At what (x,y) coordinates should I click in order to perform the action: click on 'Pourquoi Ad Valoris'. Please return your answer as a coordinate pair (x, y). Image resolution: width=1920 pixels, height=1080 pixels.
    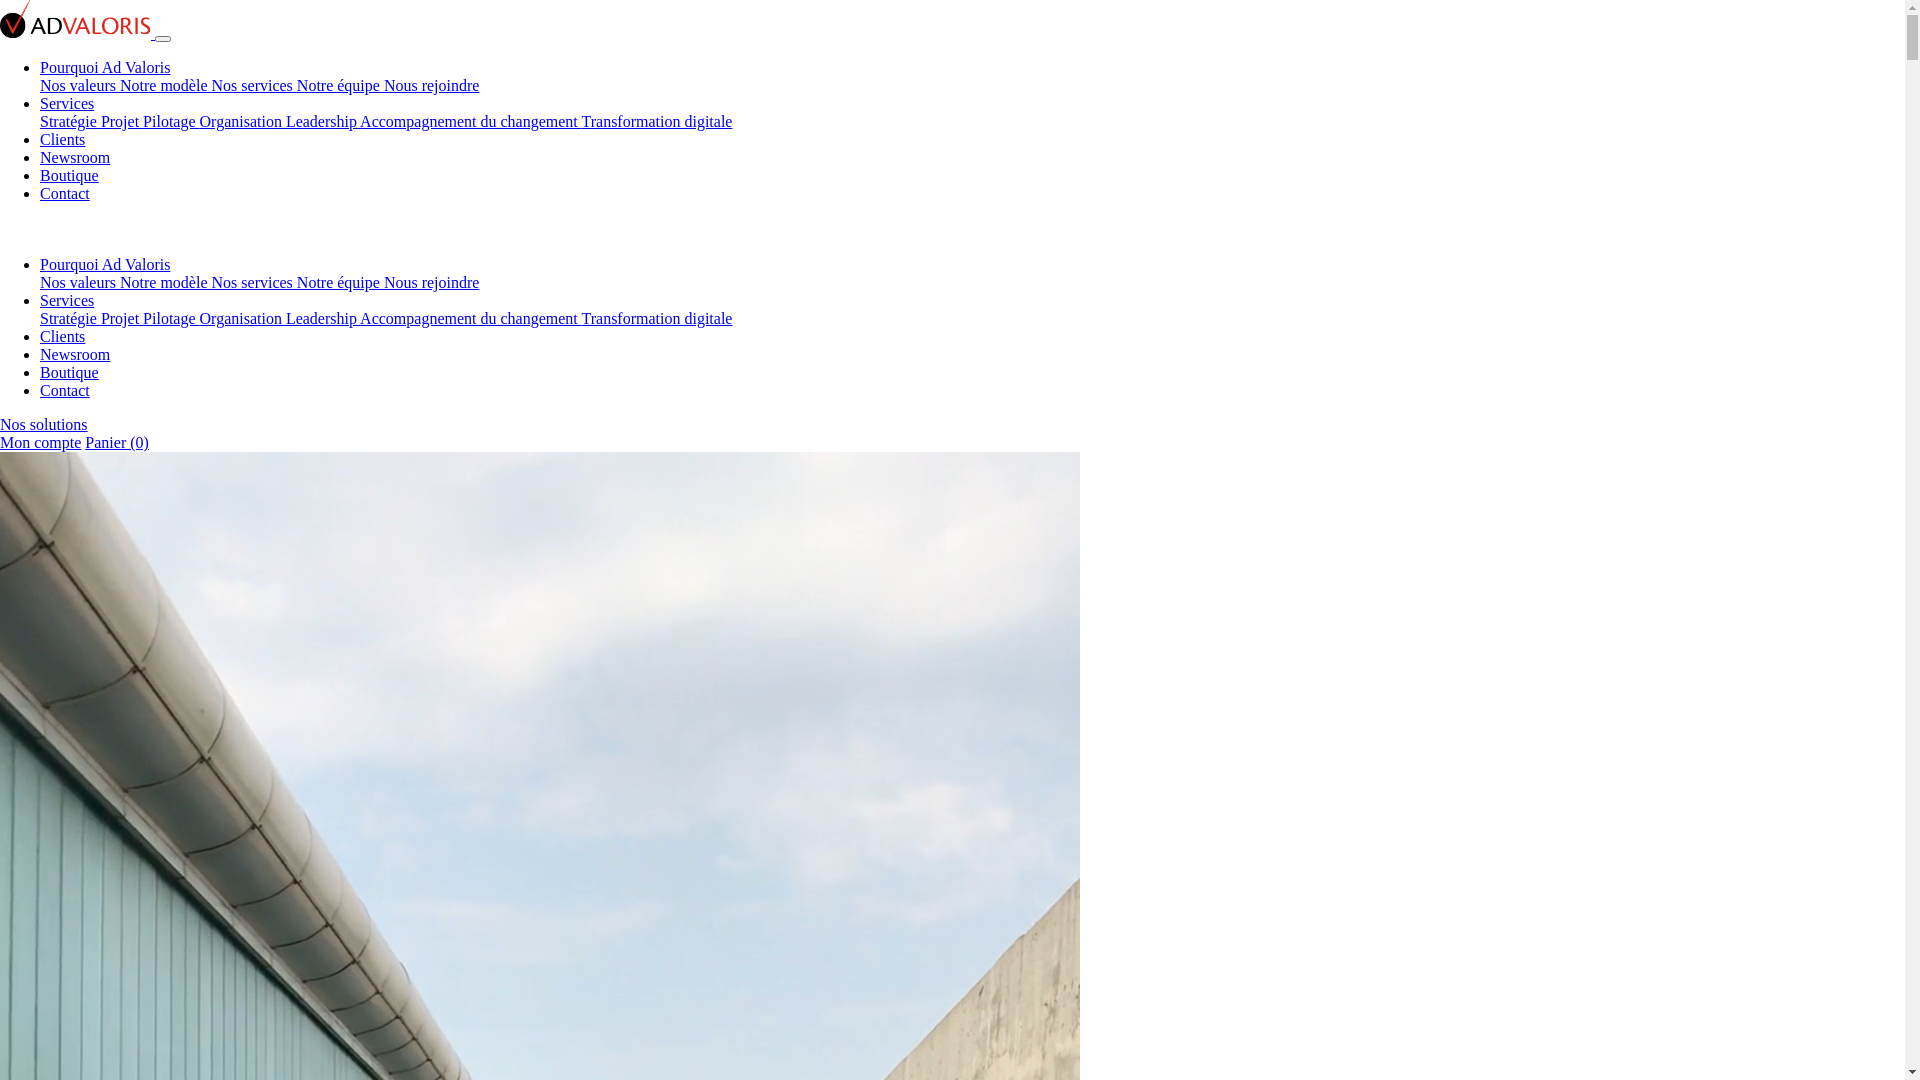
    Looking at the image, I should click on (39, 263).